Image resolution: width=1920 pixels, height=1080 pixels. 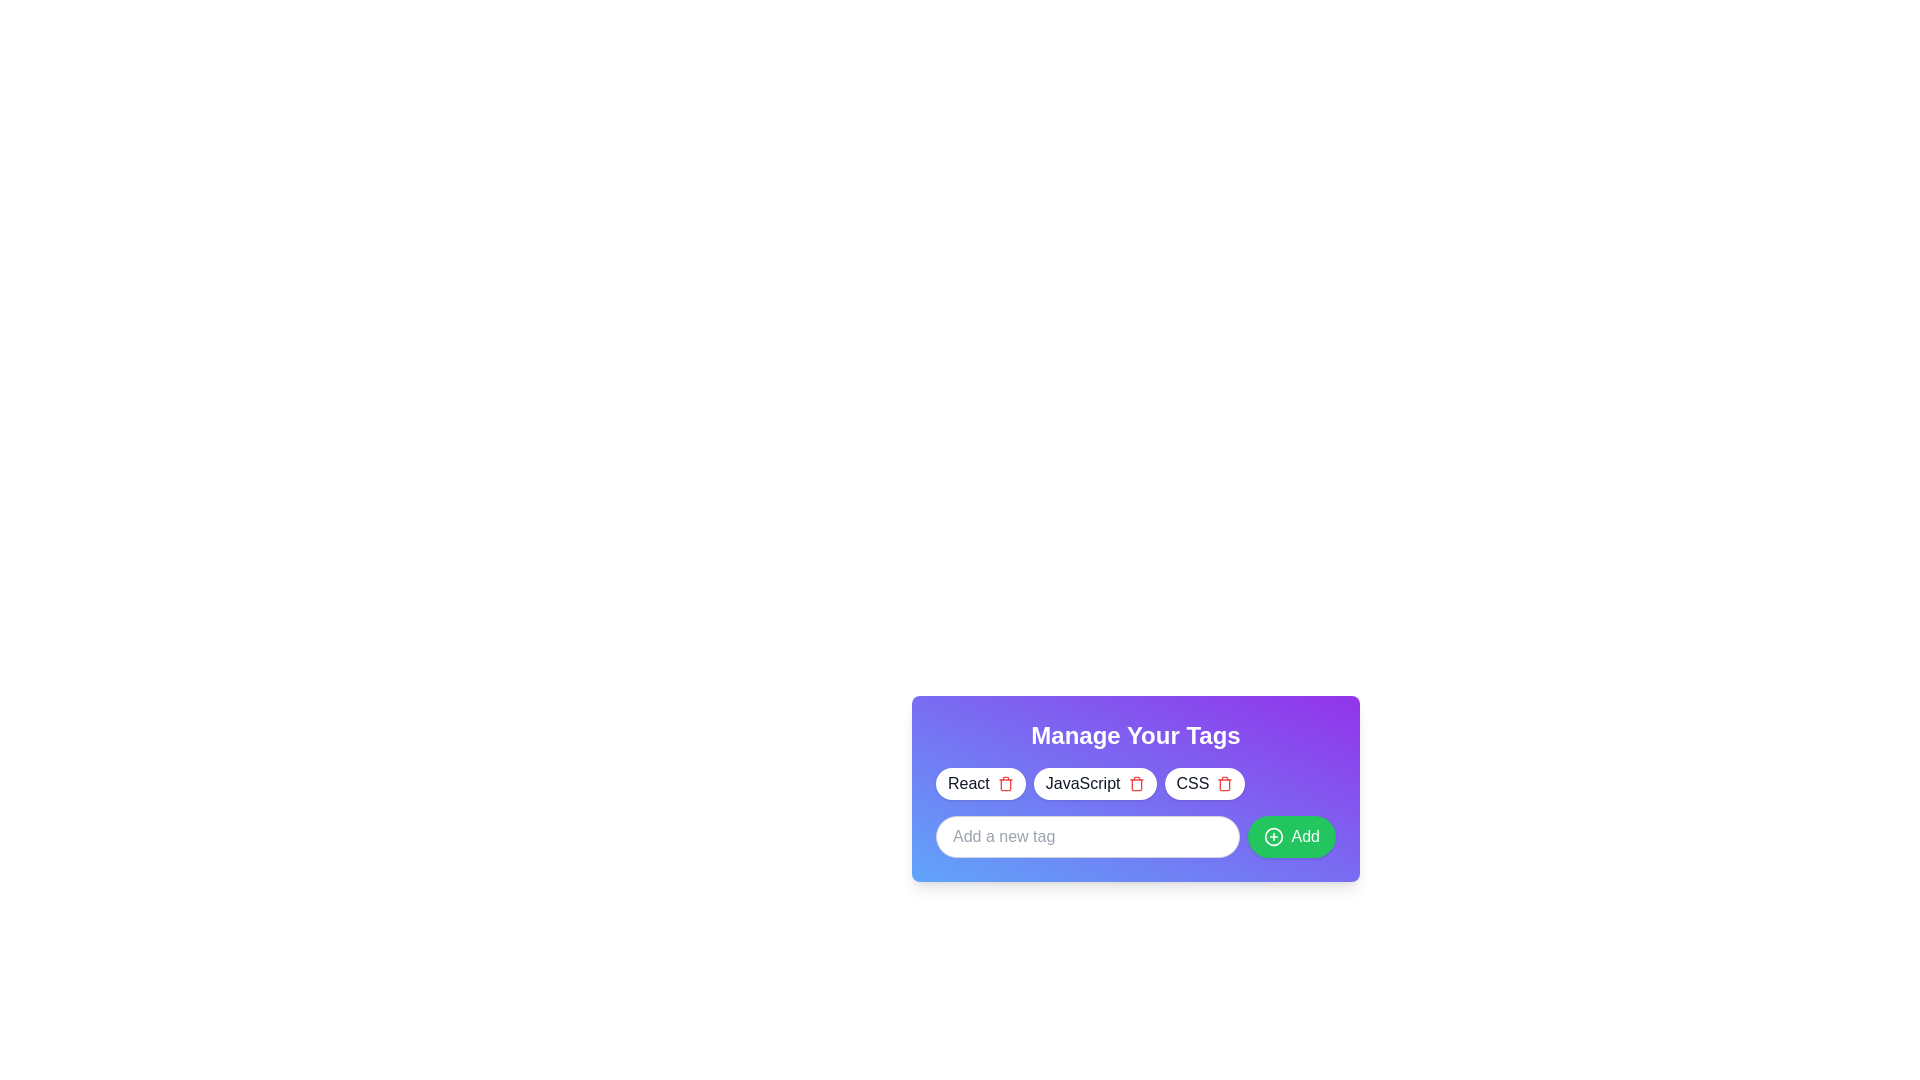 What do you see at coordinates (980, 782) in the screenshot?
I see `the 'React' tag component, which includes an interactive delete icon, positioned as the first tag in the horizontal list under 'Manage Your Tags'` at bounding box center [980, 782].